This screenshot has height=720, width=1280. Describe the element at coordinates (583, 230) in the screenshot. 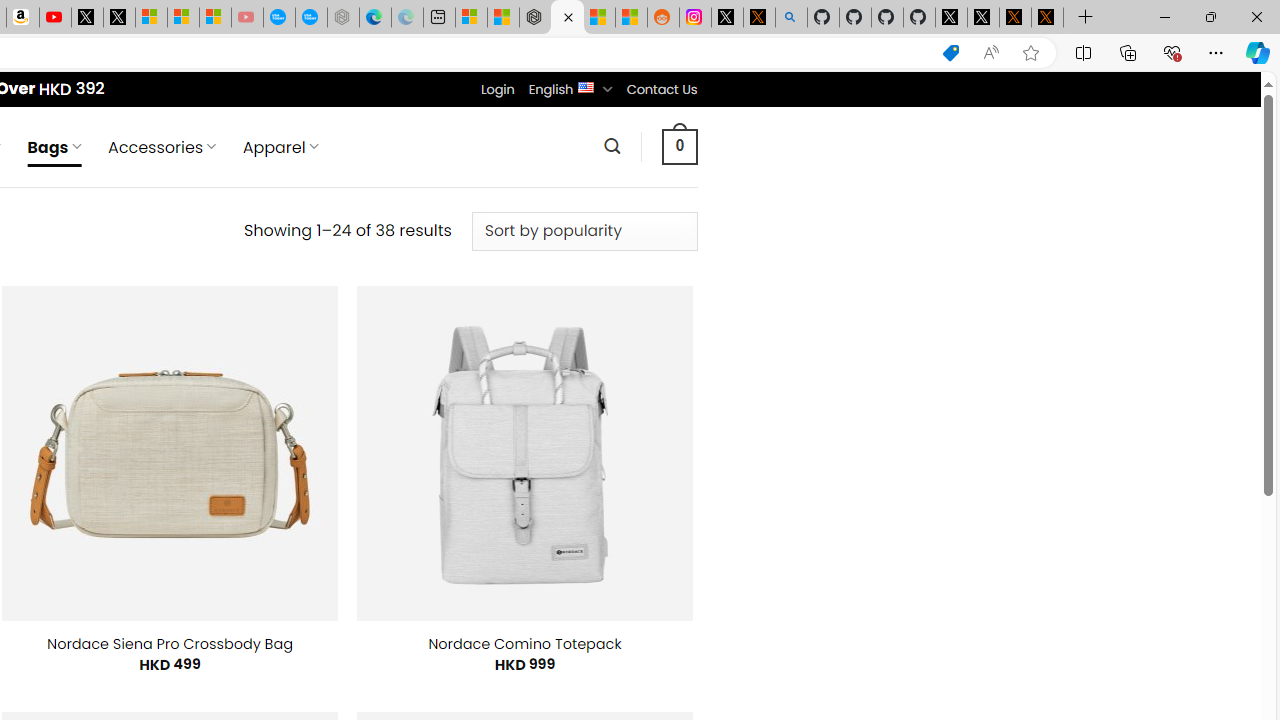

I see `'Shop order'` at that location.